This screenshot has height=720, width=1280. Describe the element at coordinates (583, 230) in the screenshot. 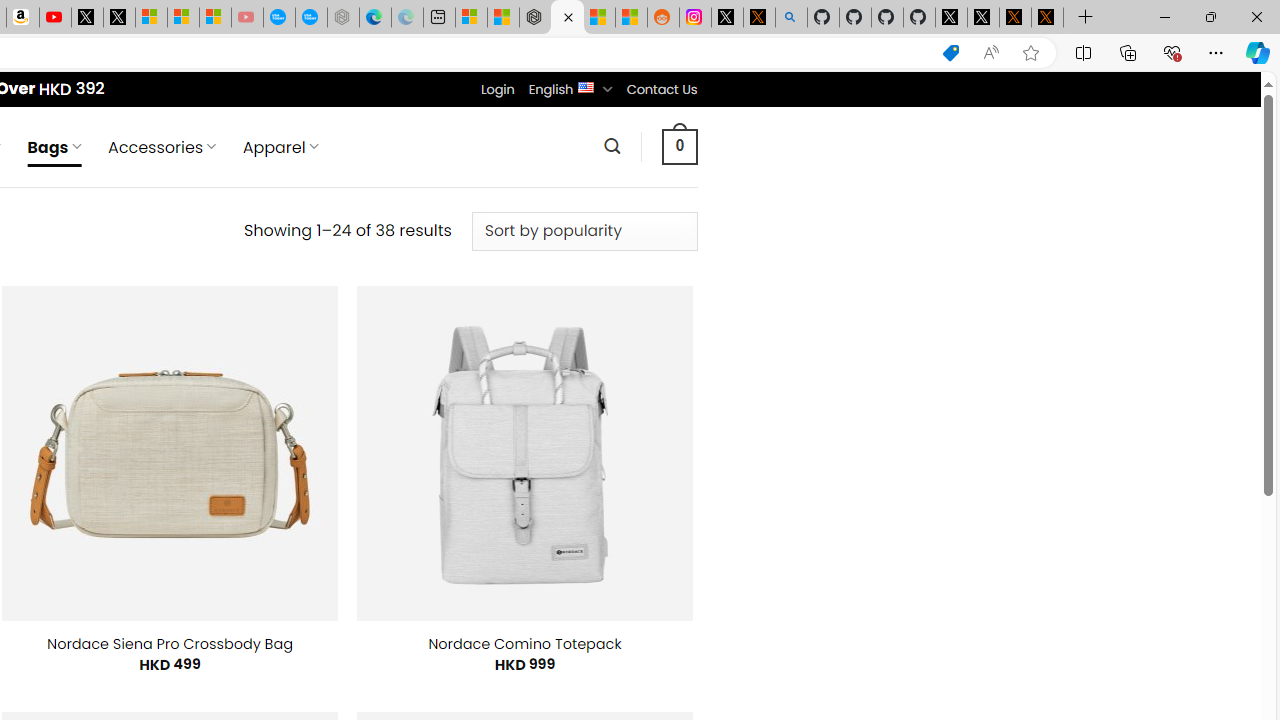

I see `'Shop order'` at that location.